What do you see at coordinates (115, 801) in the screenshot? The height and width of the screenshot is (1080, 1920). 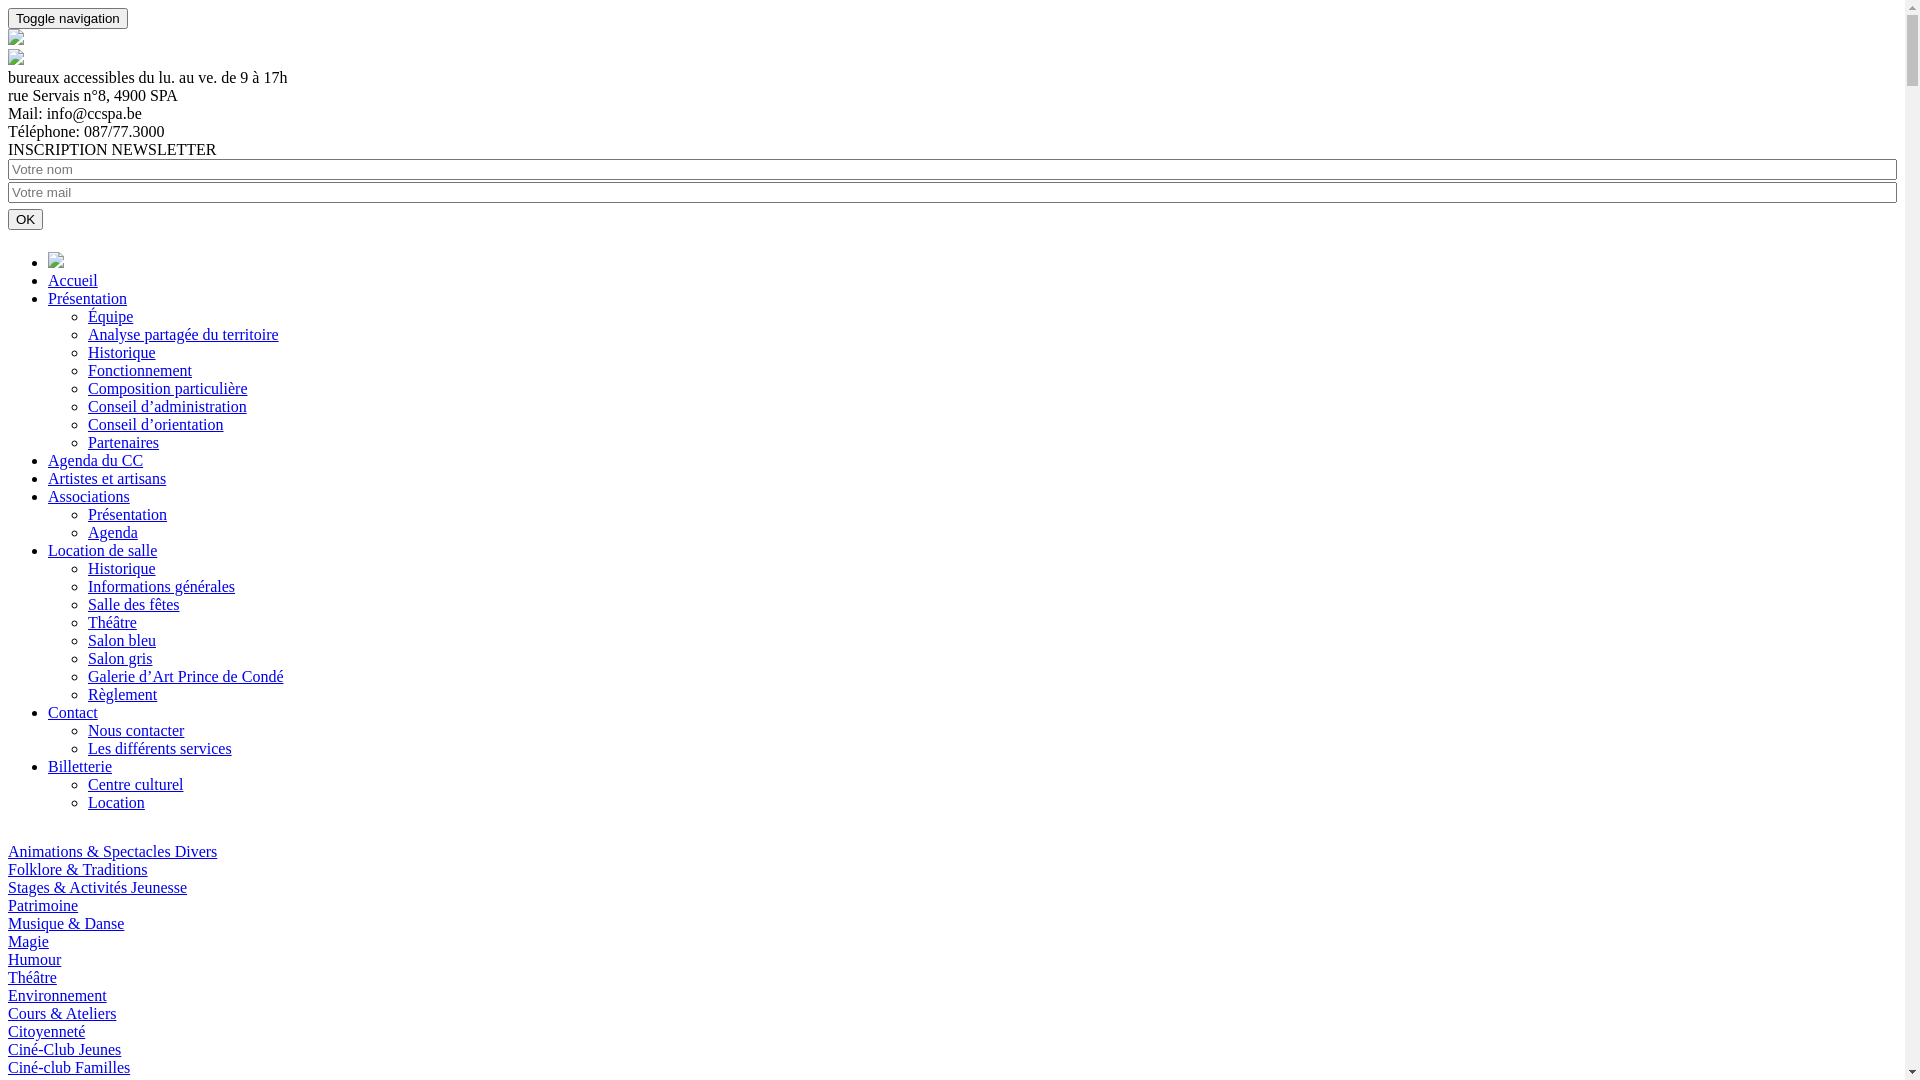 I see `'Location'` at bounding box center [115, 801].